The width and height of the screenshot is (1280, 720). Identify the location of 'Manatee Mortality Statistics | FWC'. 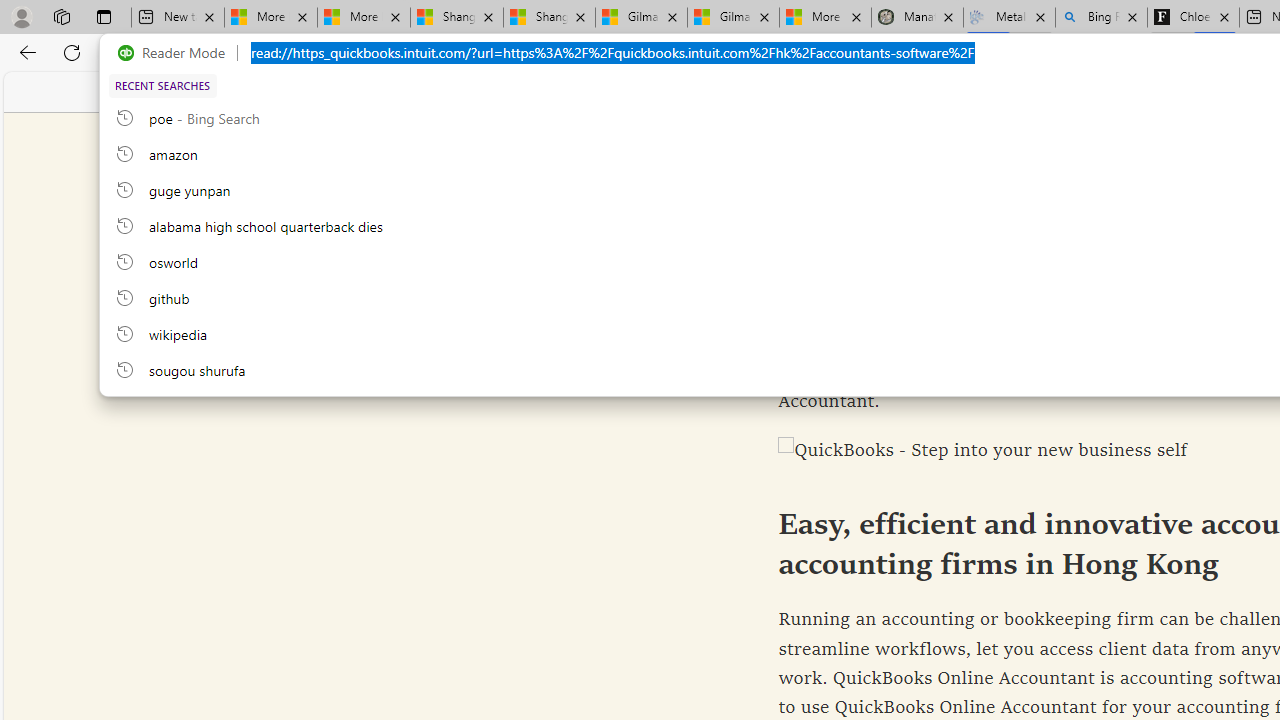
(916, 17).